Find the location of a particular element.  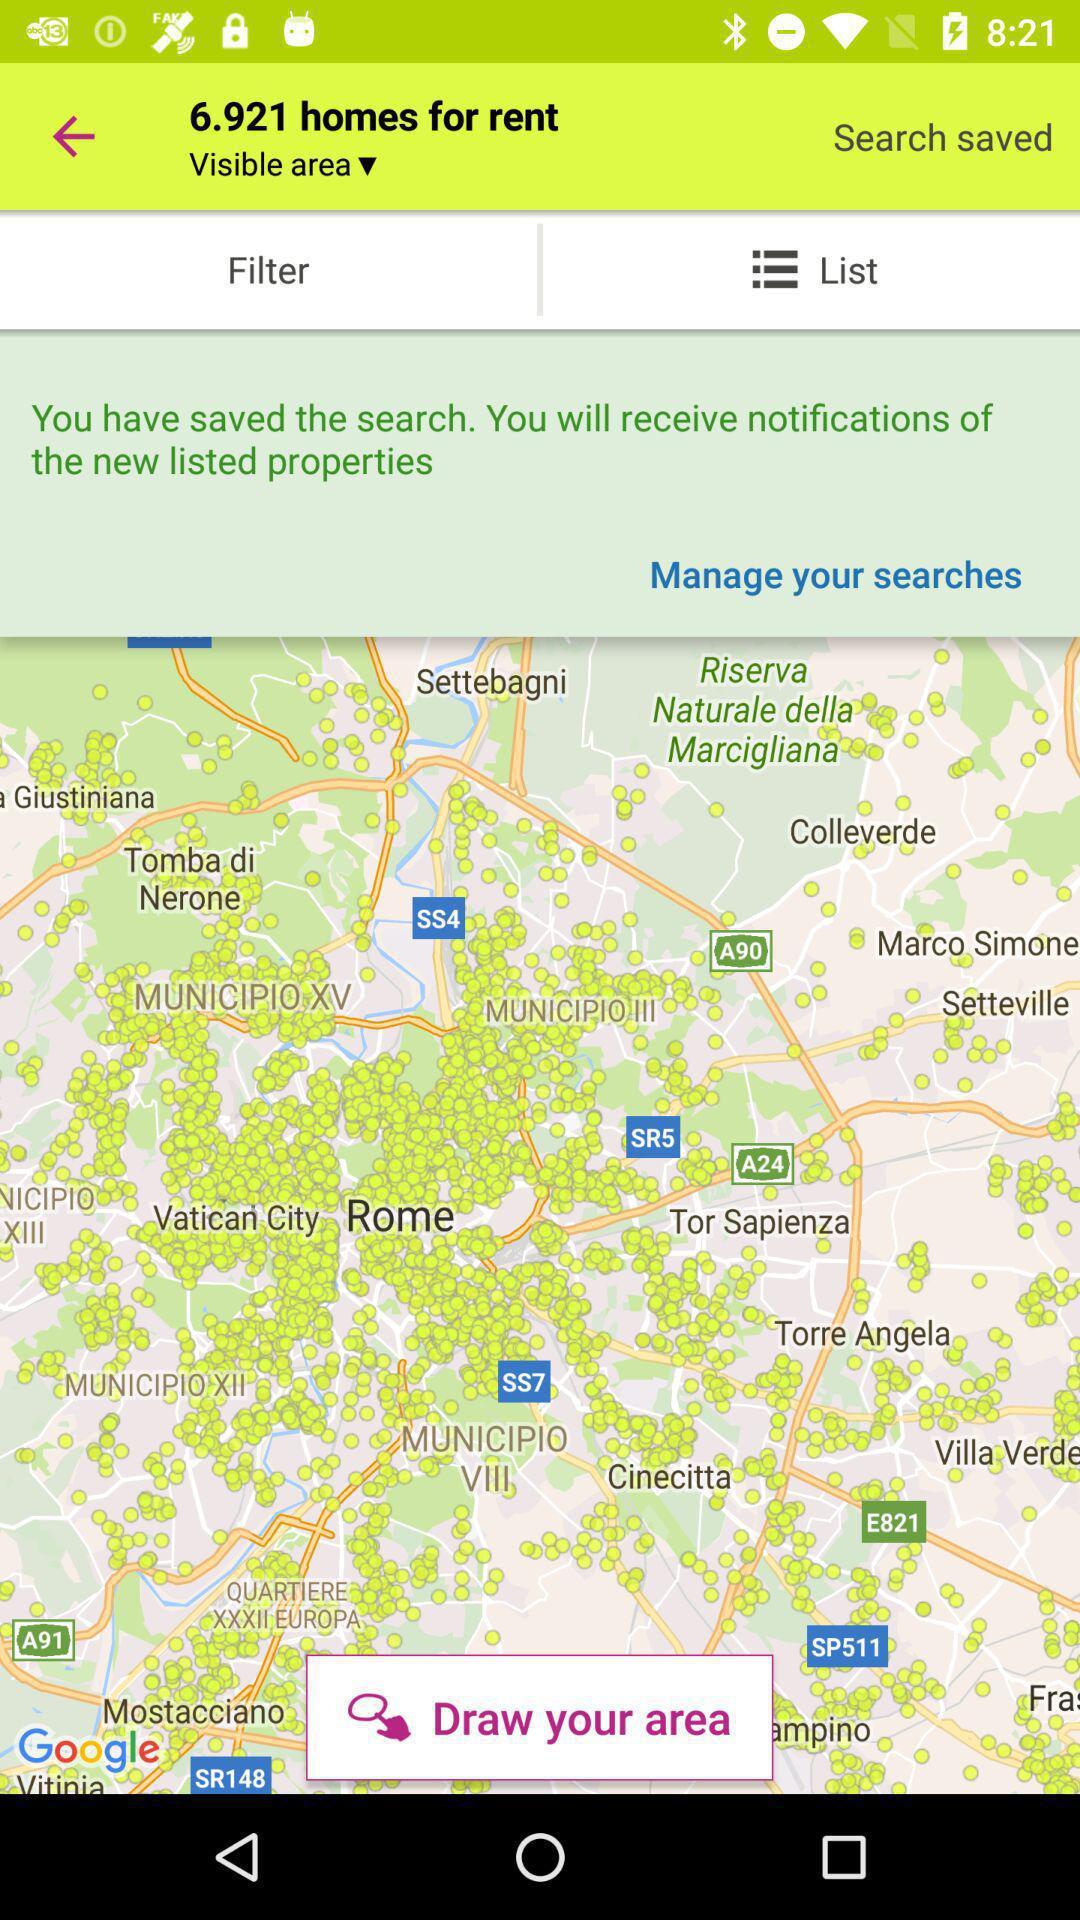

the draw your area icon is located at coordinates (538, 1716).